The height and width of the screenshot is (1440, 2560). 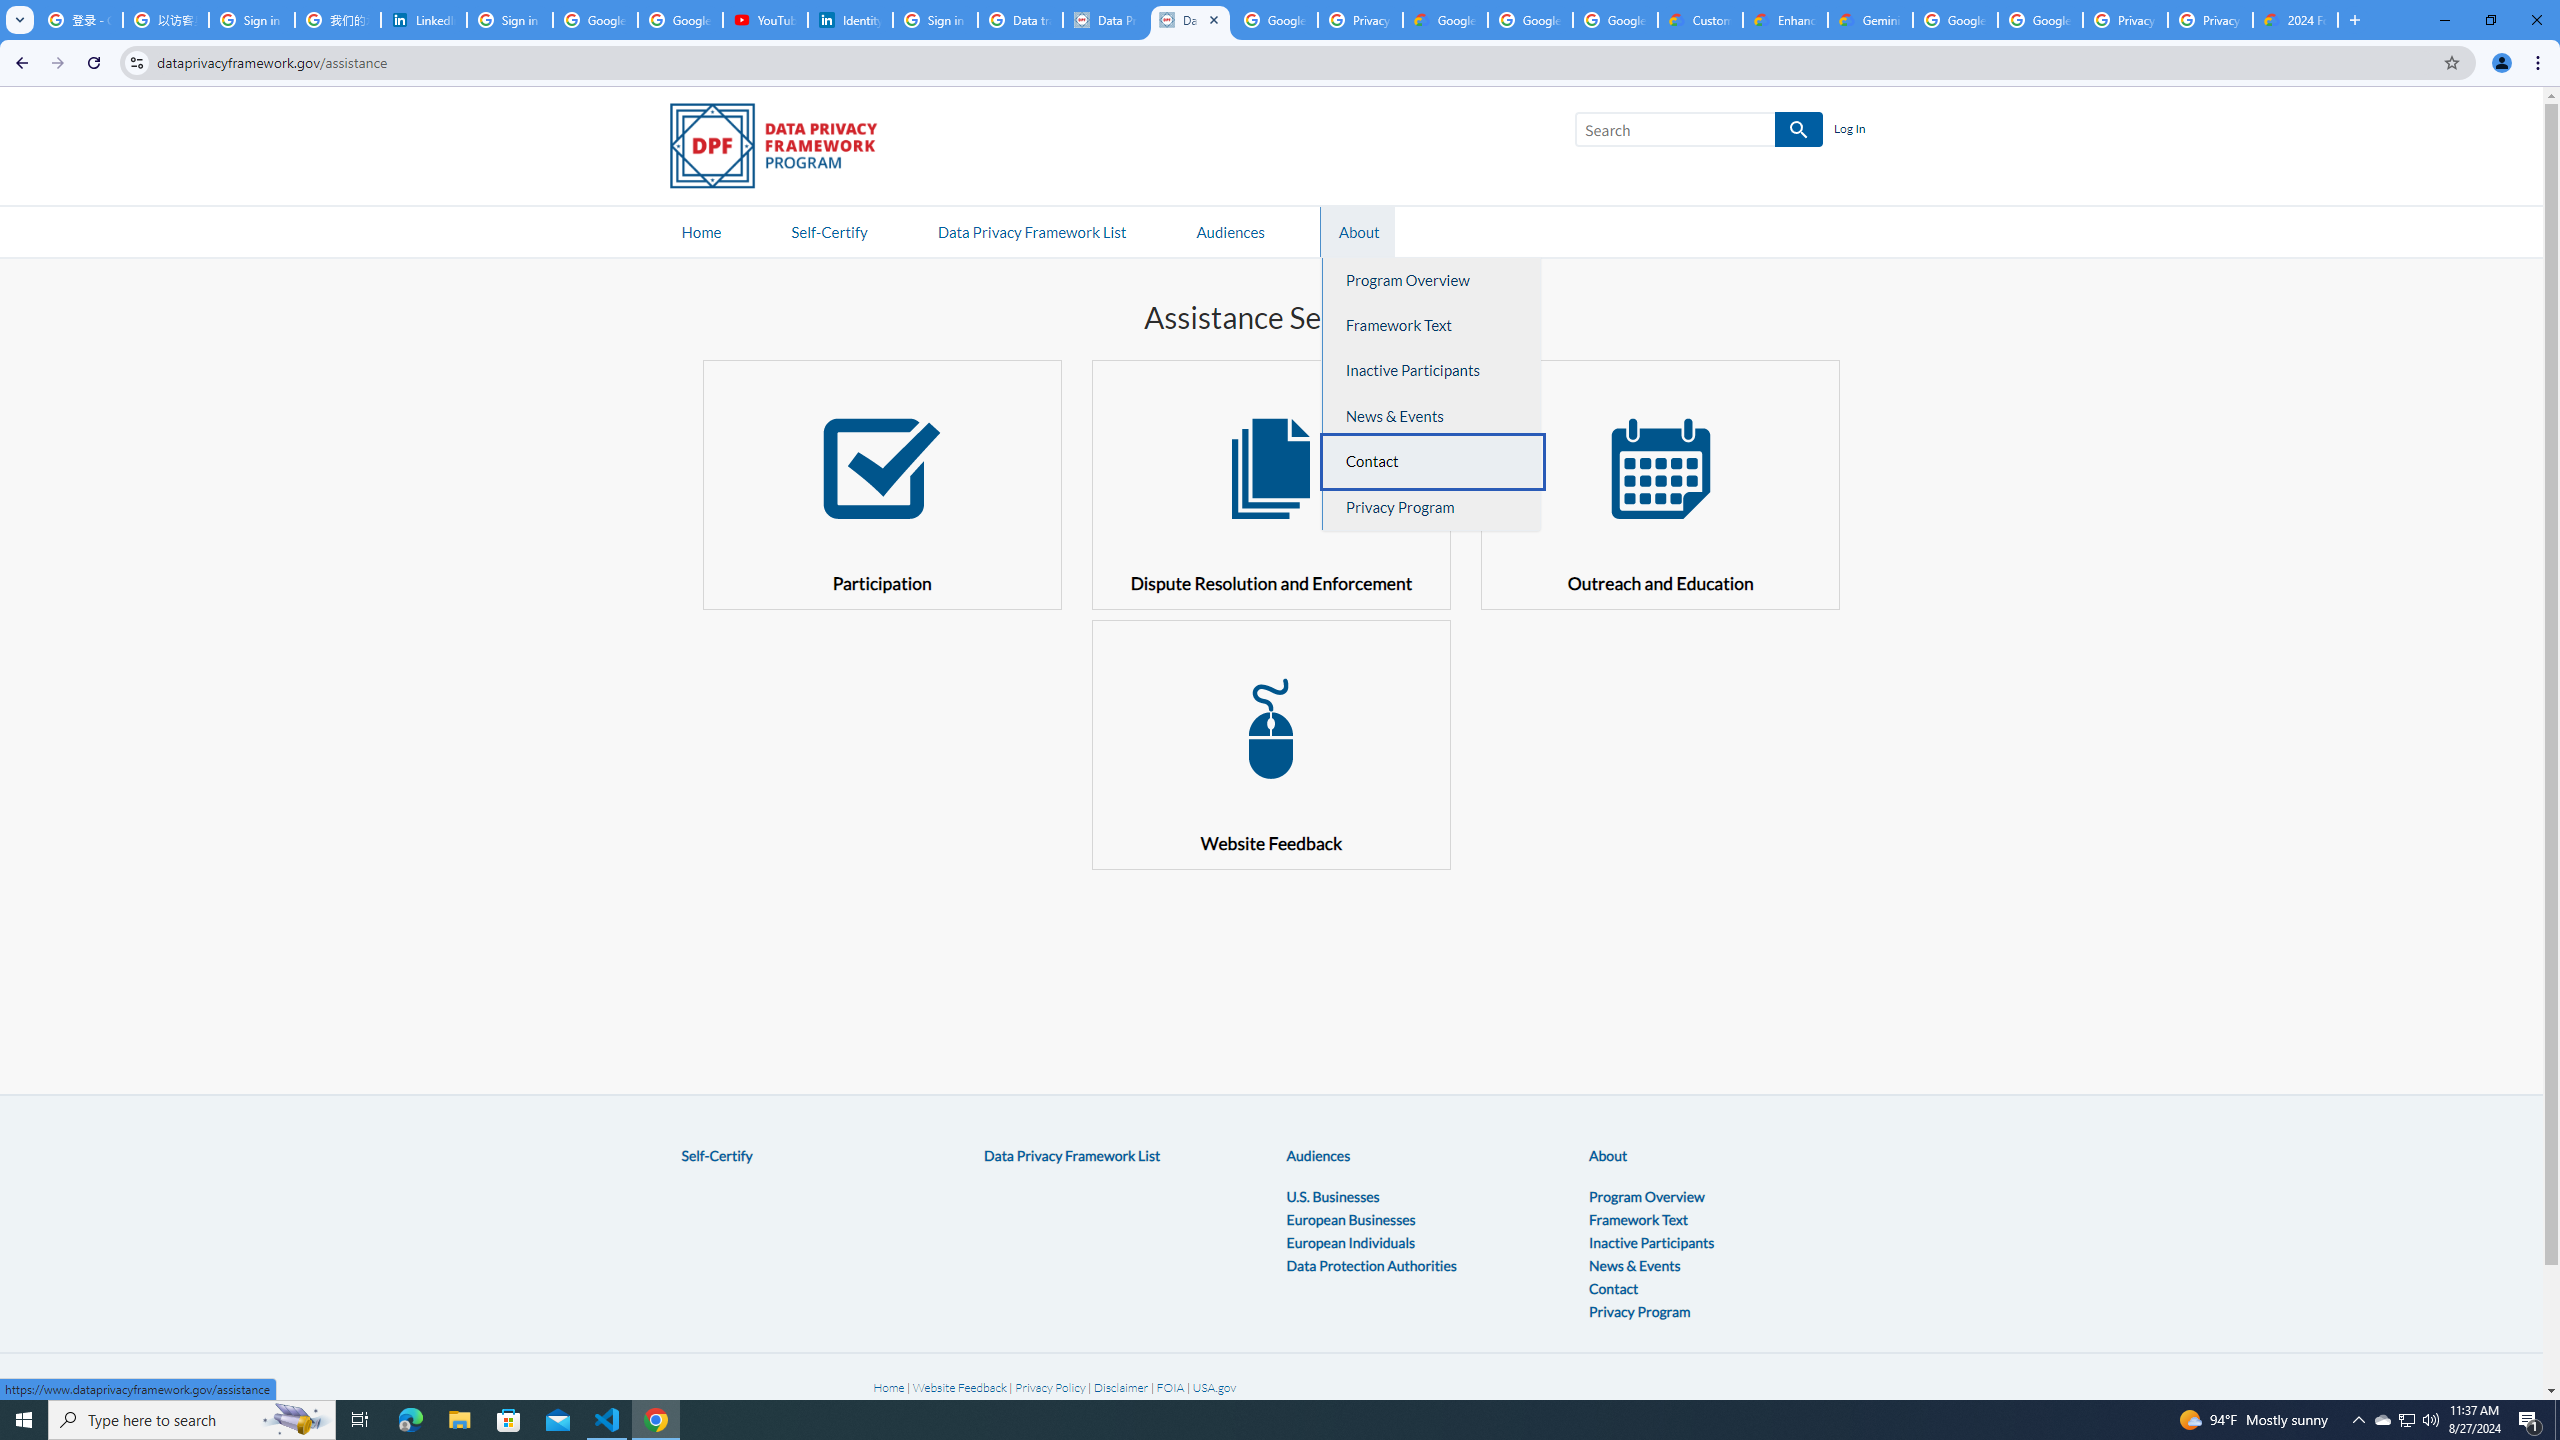 I want to click on 'AutomationID: navitem2', so click(x=1356, y=230).